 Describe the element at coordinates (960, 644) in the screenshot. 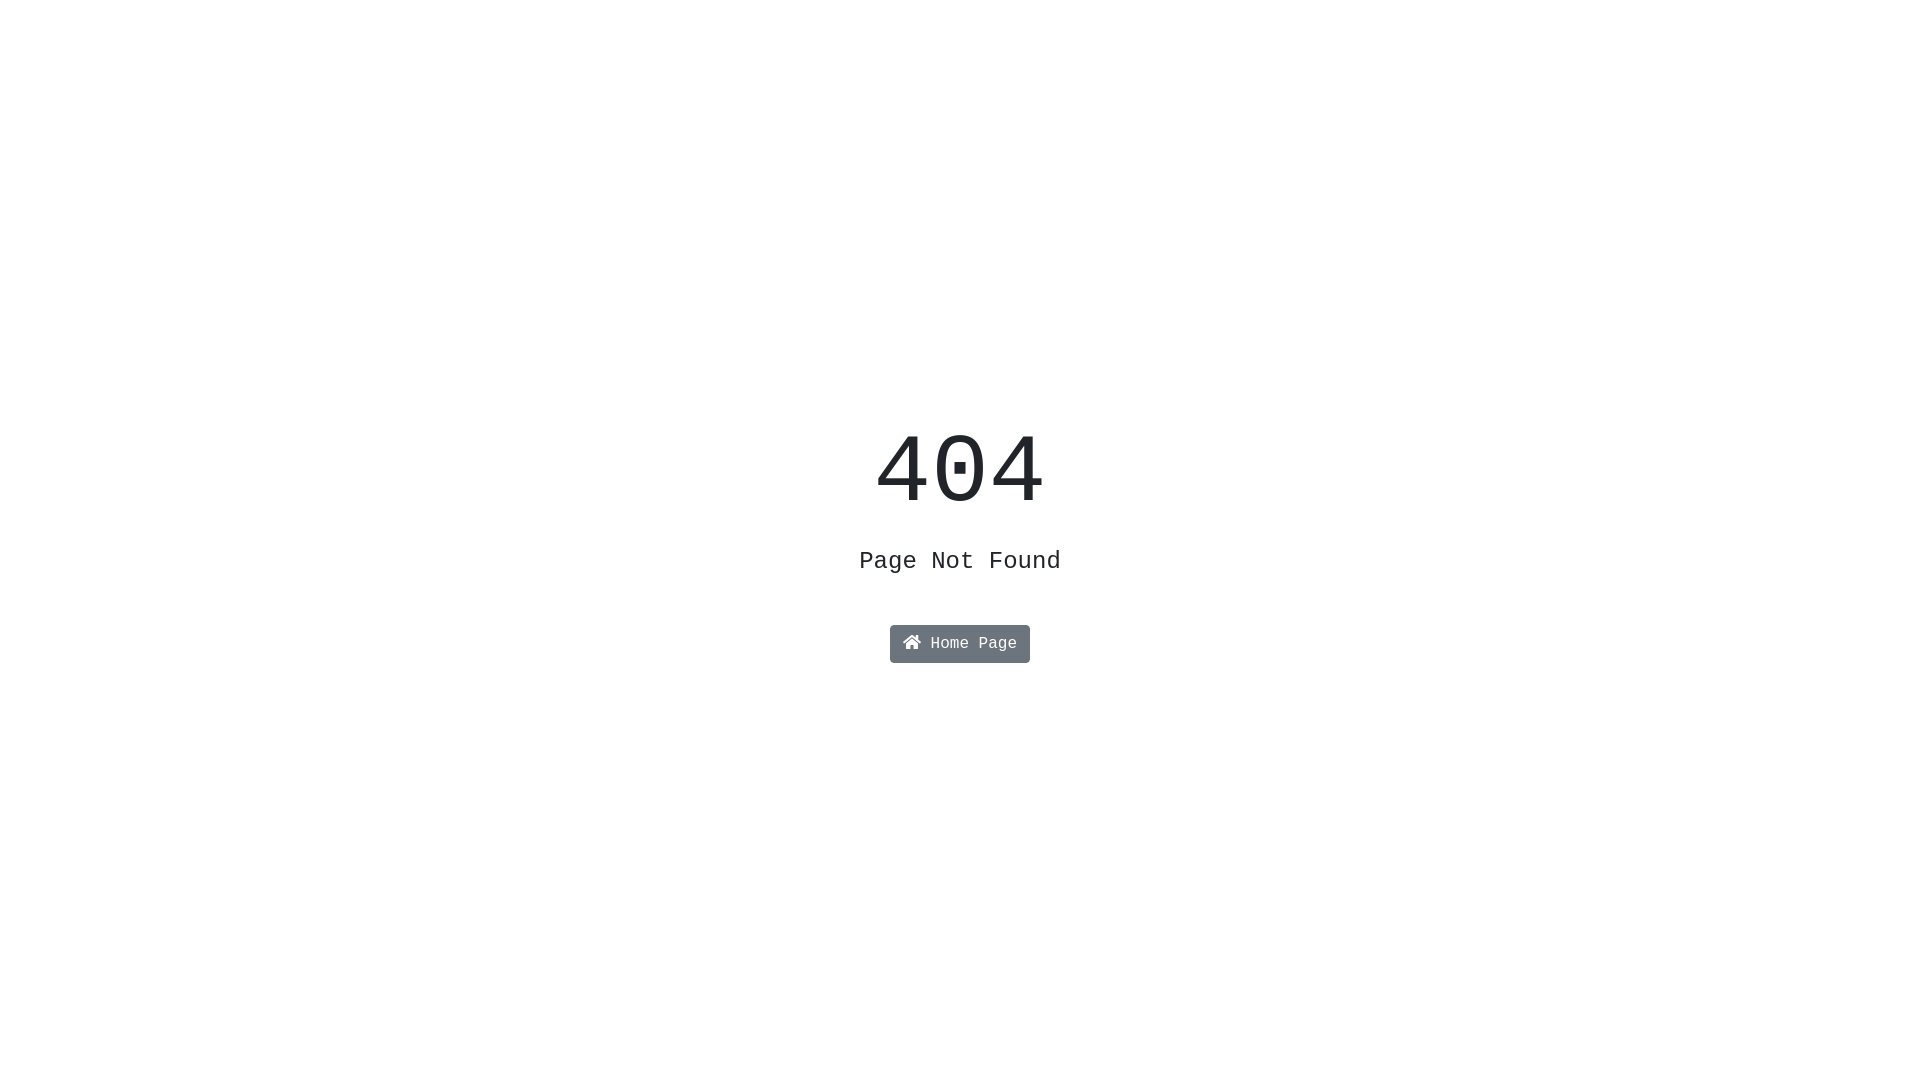

I see `'Home Page'` at that location.